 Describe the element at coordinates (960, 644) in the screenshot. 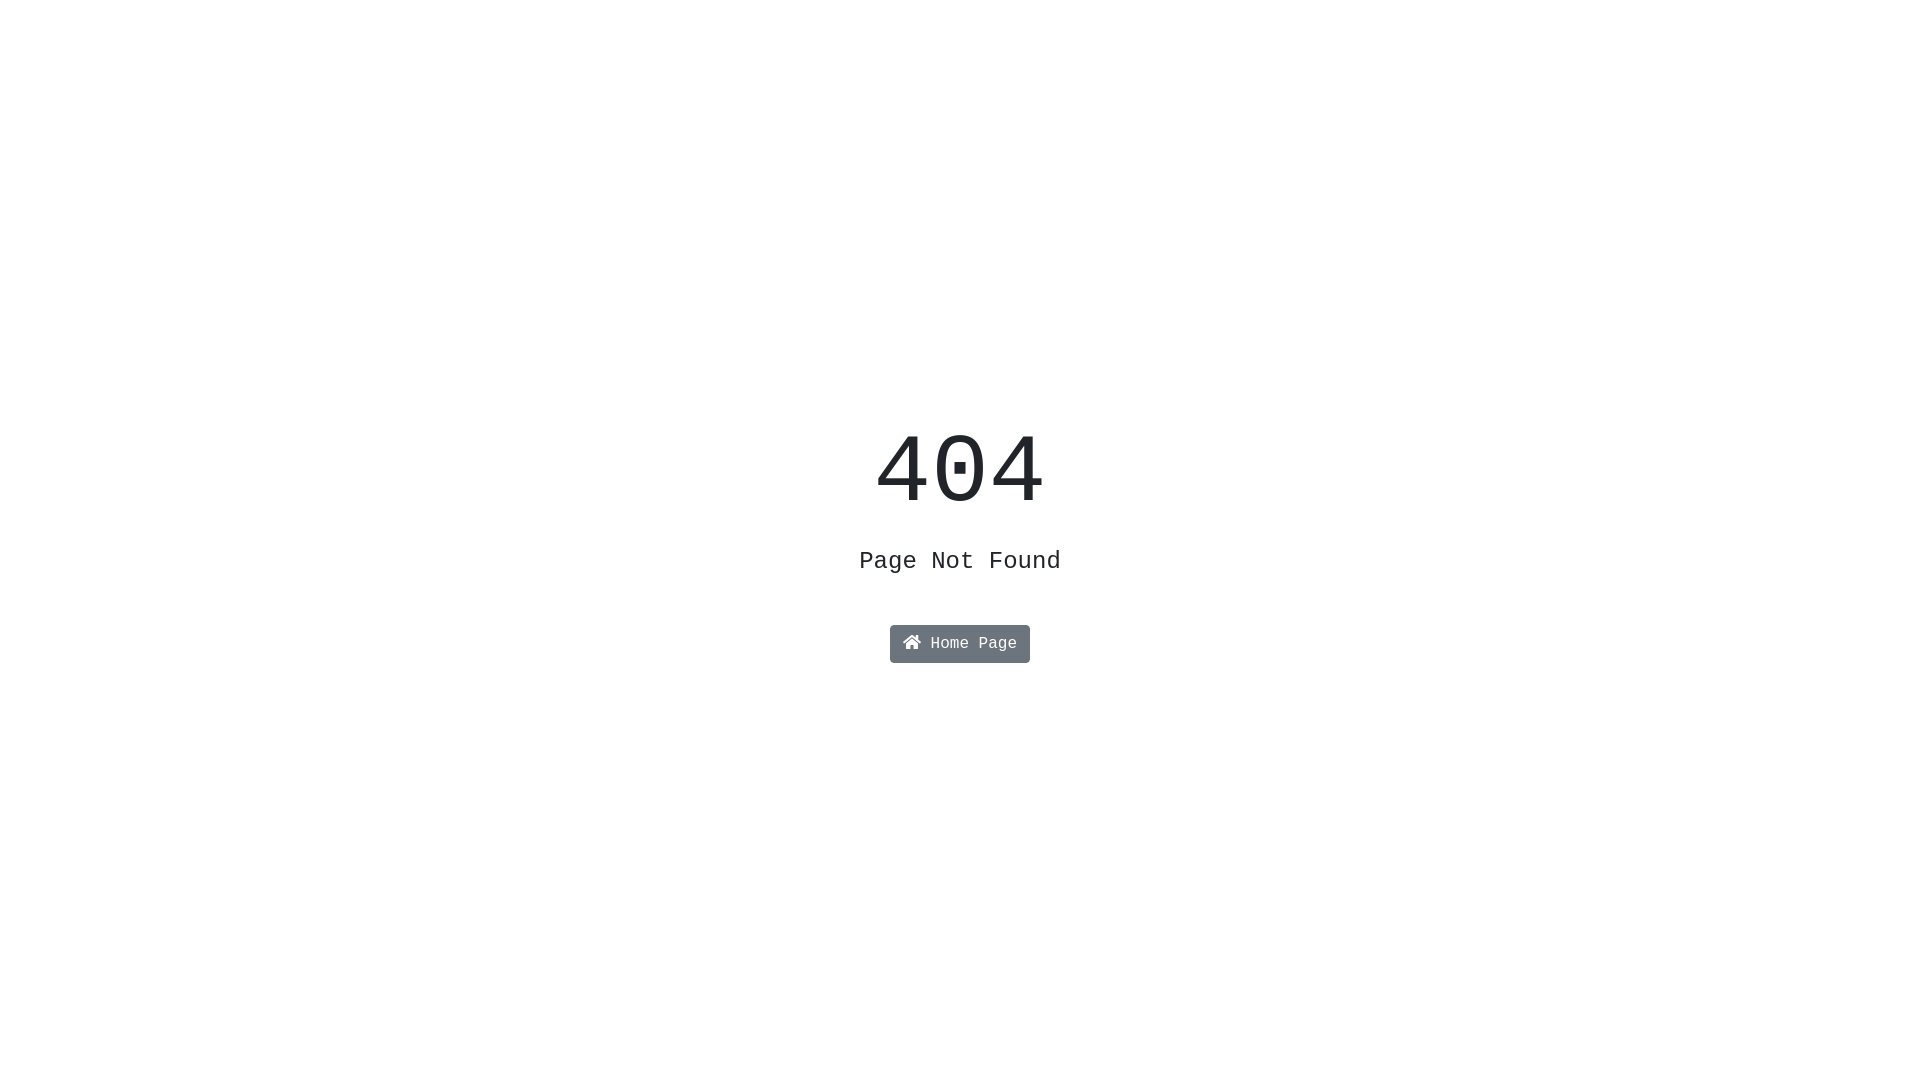

I see `'Home Page'` at that location.